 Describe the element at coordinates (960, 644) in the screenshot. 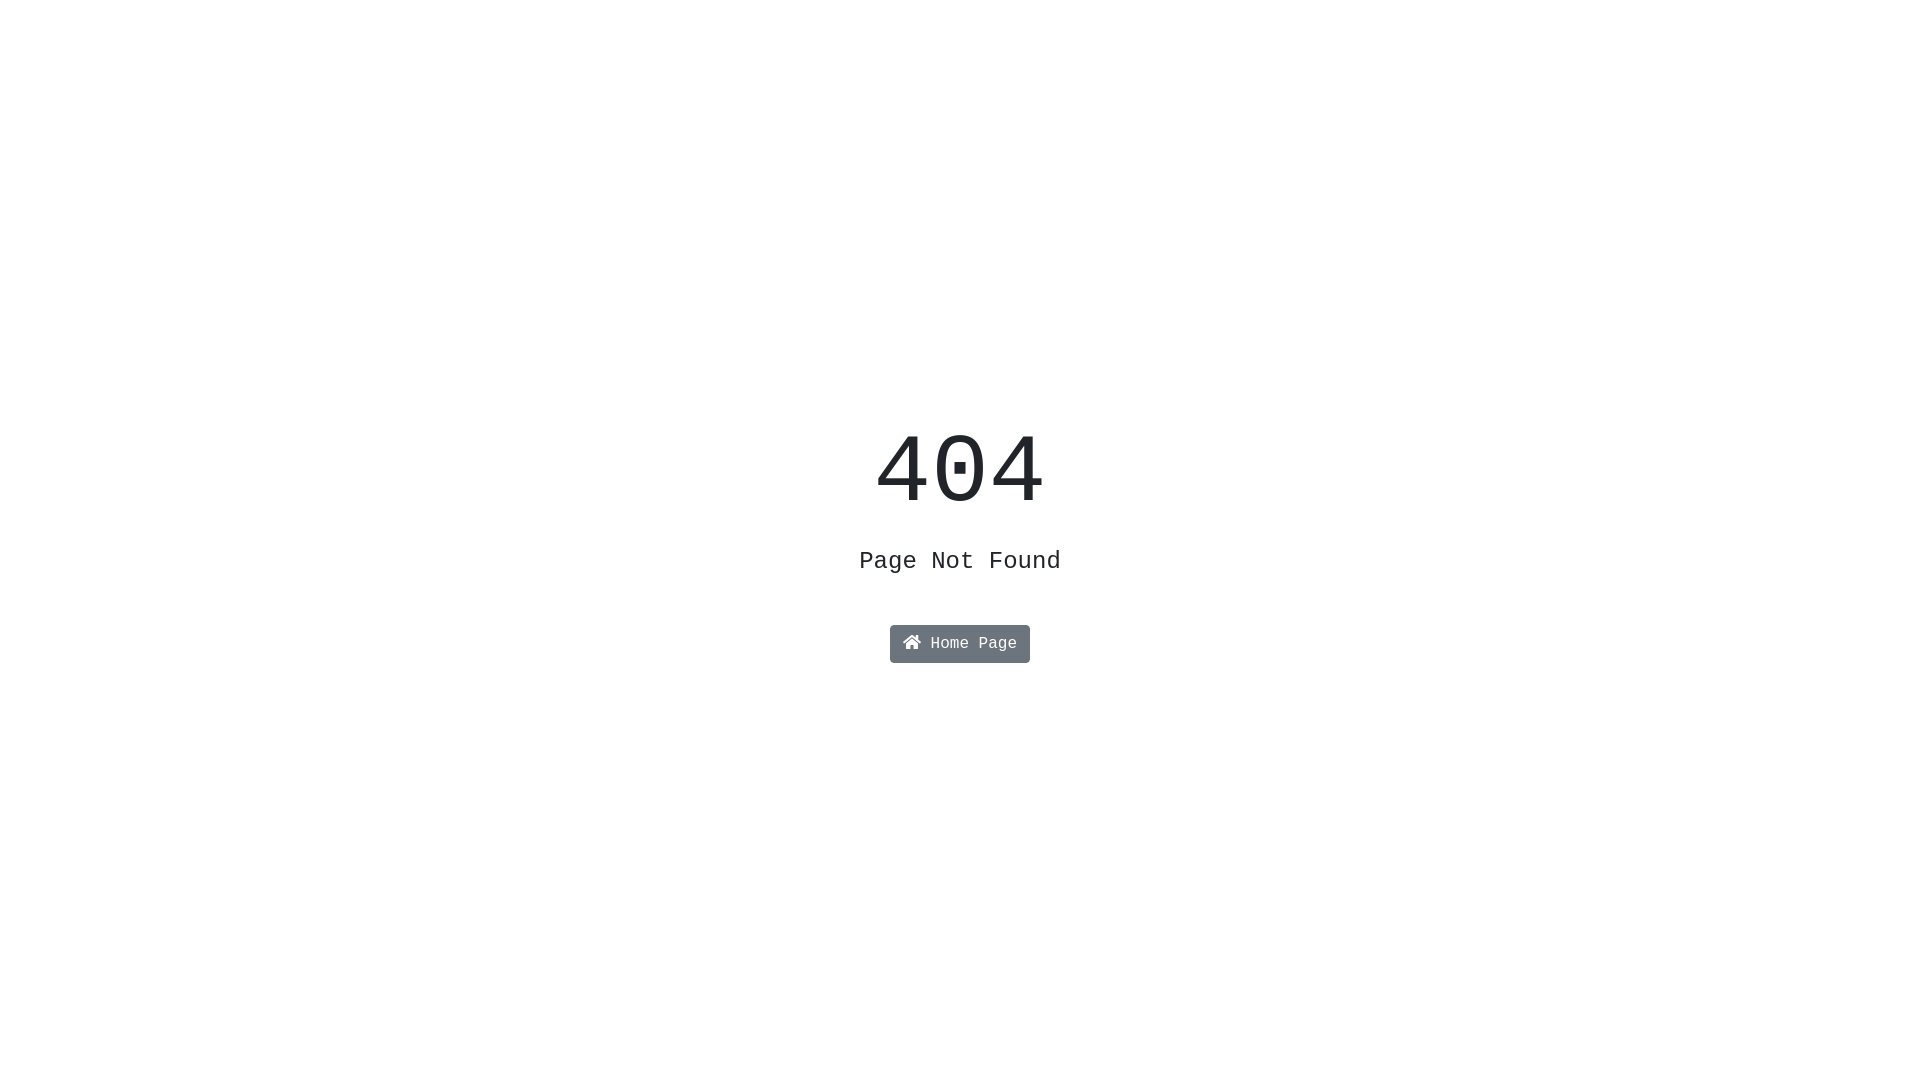

I see `'Home Page'` at that location.